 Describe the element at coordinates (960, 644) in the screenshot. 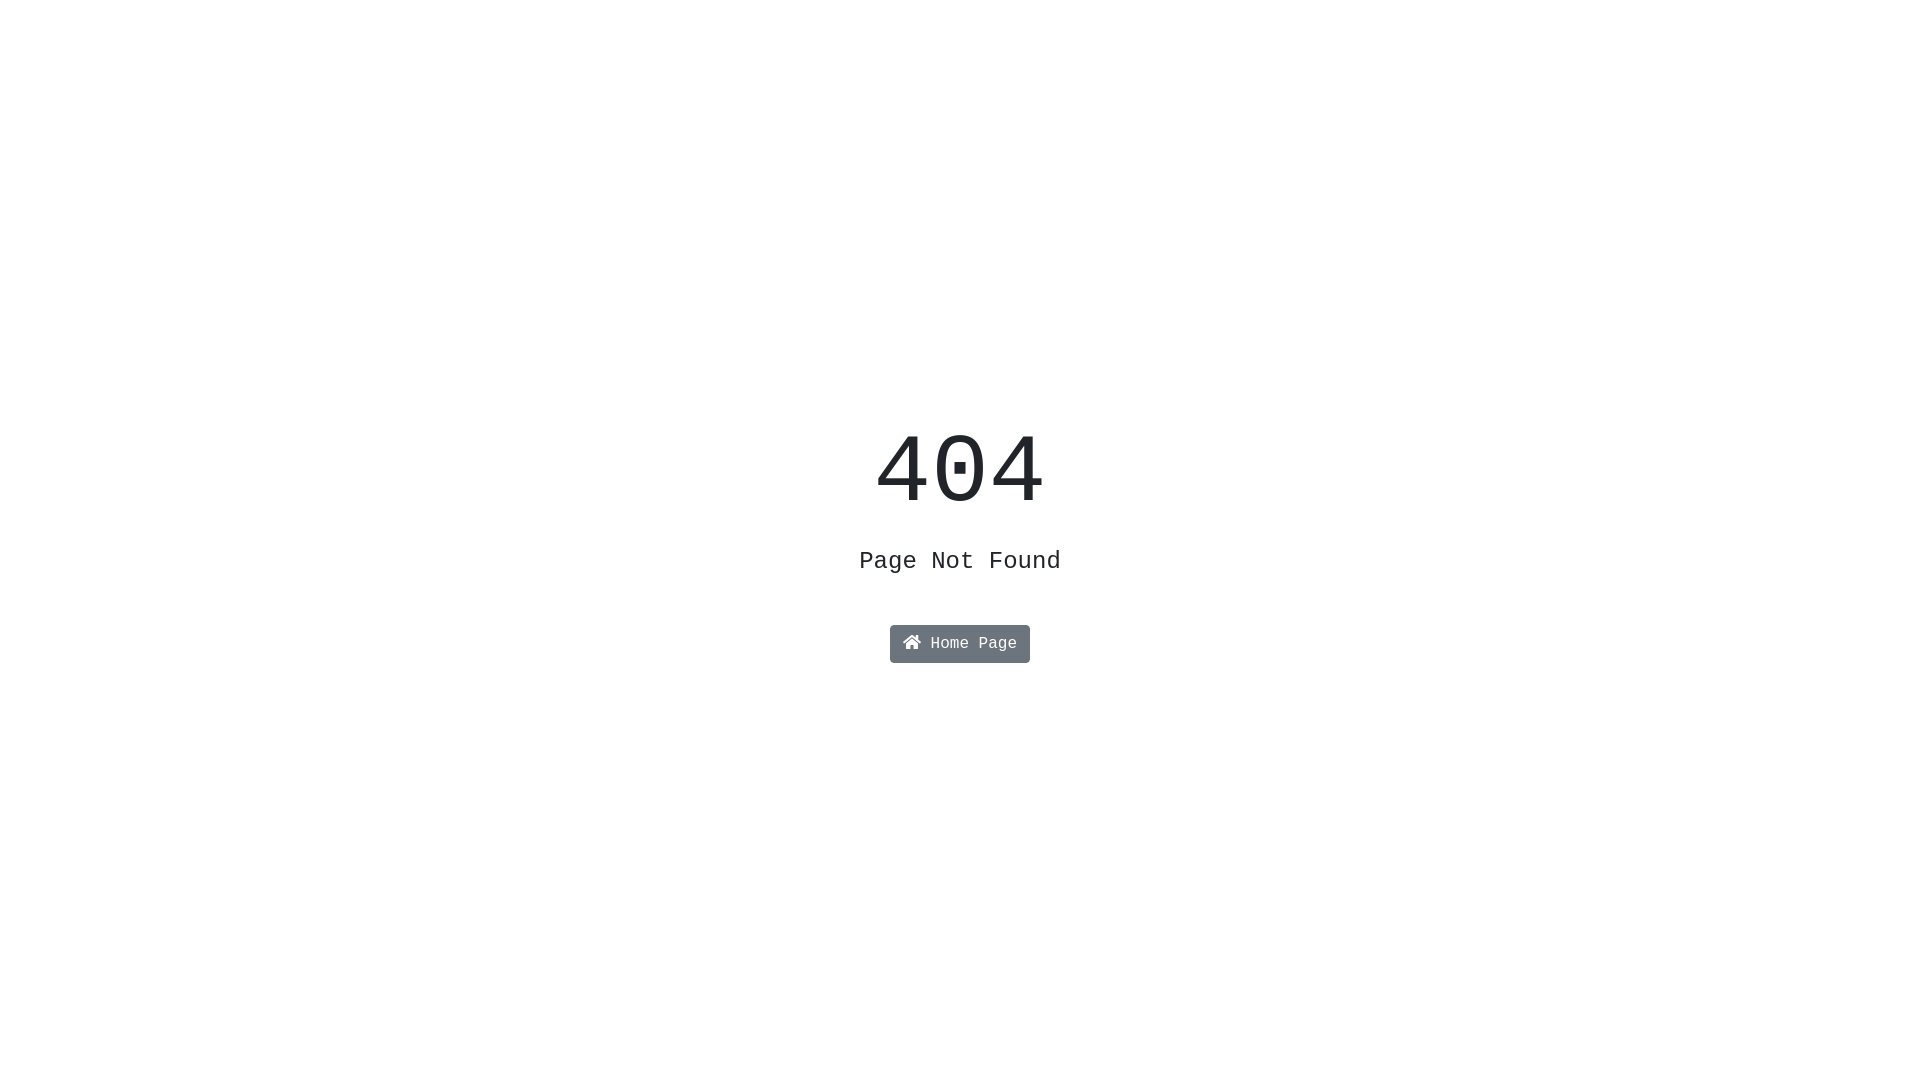

I see `'Home Page'` at that location.